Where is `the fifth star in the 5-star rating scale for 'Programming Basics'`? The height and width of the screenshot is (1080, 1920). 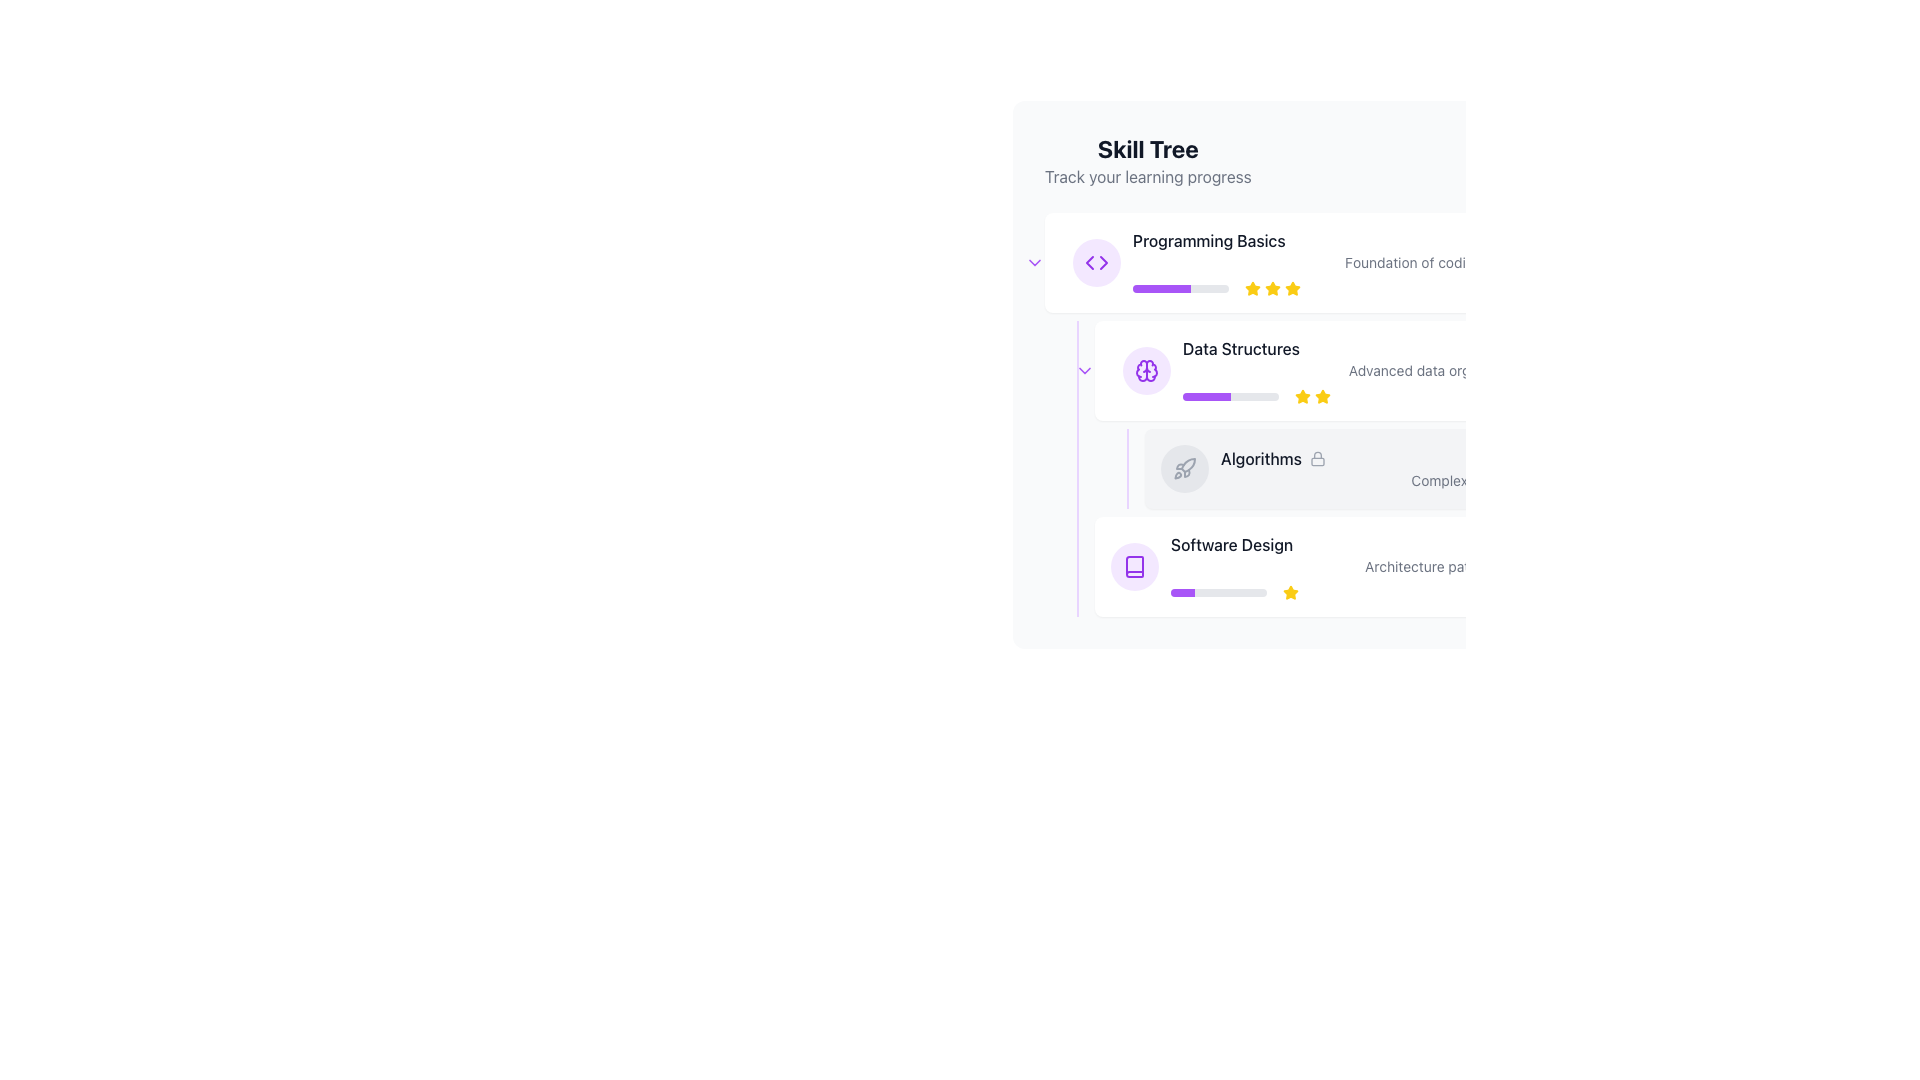 the fifth star in the 5-star rating scale for 'Programming Basics' is located at coordinates (1292, 289).